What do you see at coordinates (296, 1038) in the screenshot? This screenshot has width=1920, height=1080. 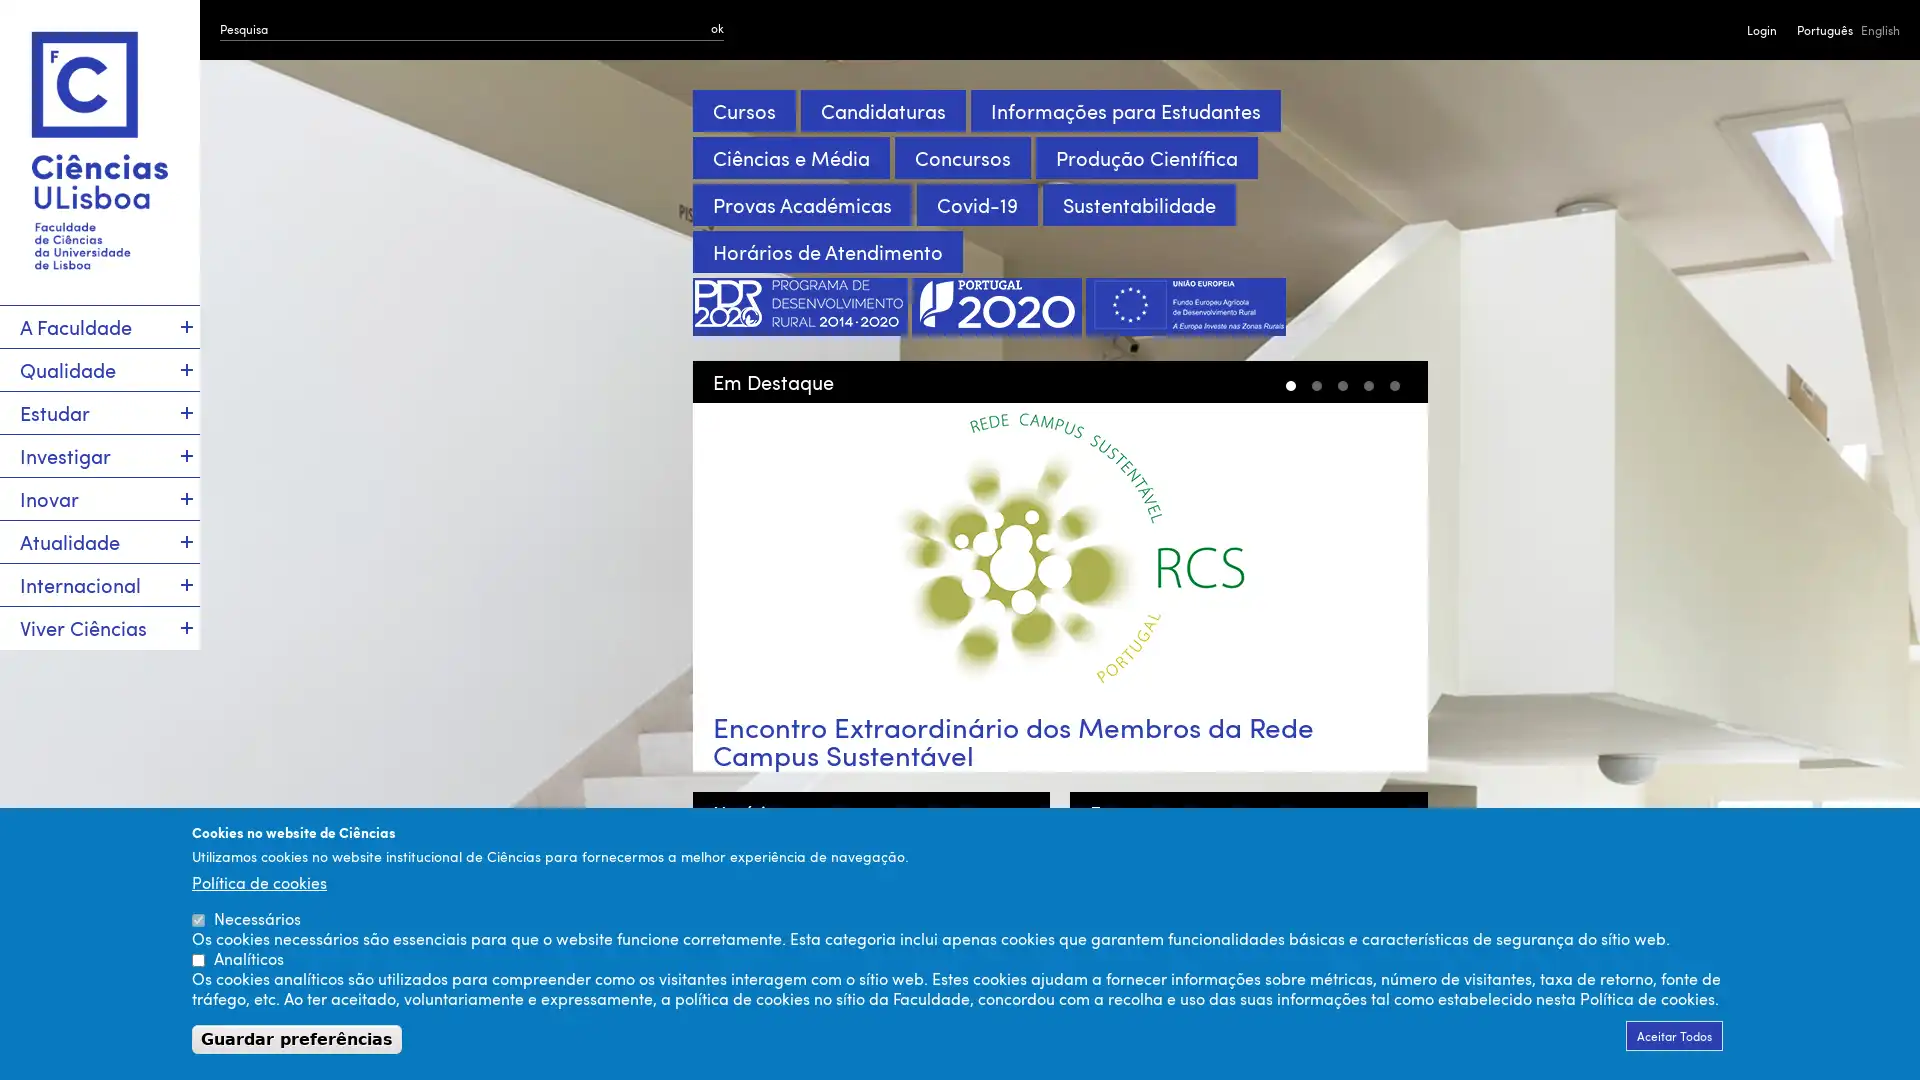 I see `Guardar preferencias` at bounding box center [296, 1038].